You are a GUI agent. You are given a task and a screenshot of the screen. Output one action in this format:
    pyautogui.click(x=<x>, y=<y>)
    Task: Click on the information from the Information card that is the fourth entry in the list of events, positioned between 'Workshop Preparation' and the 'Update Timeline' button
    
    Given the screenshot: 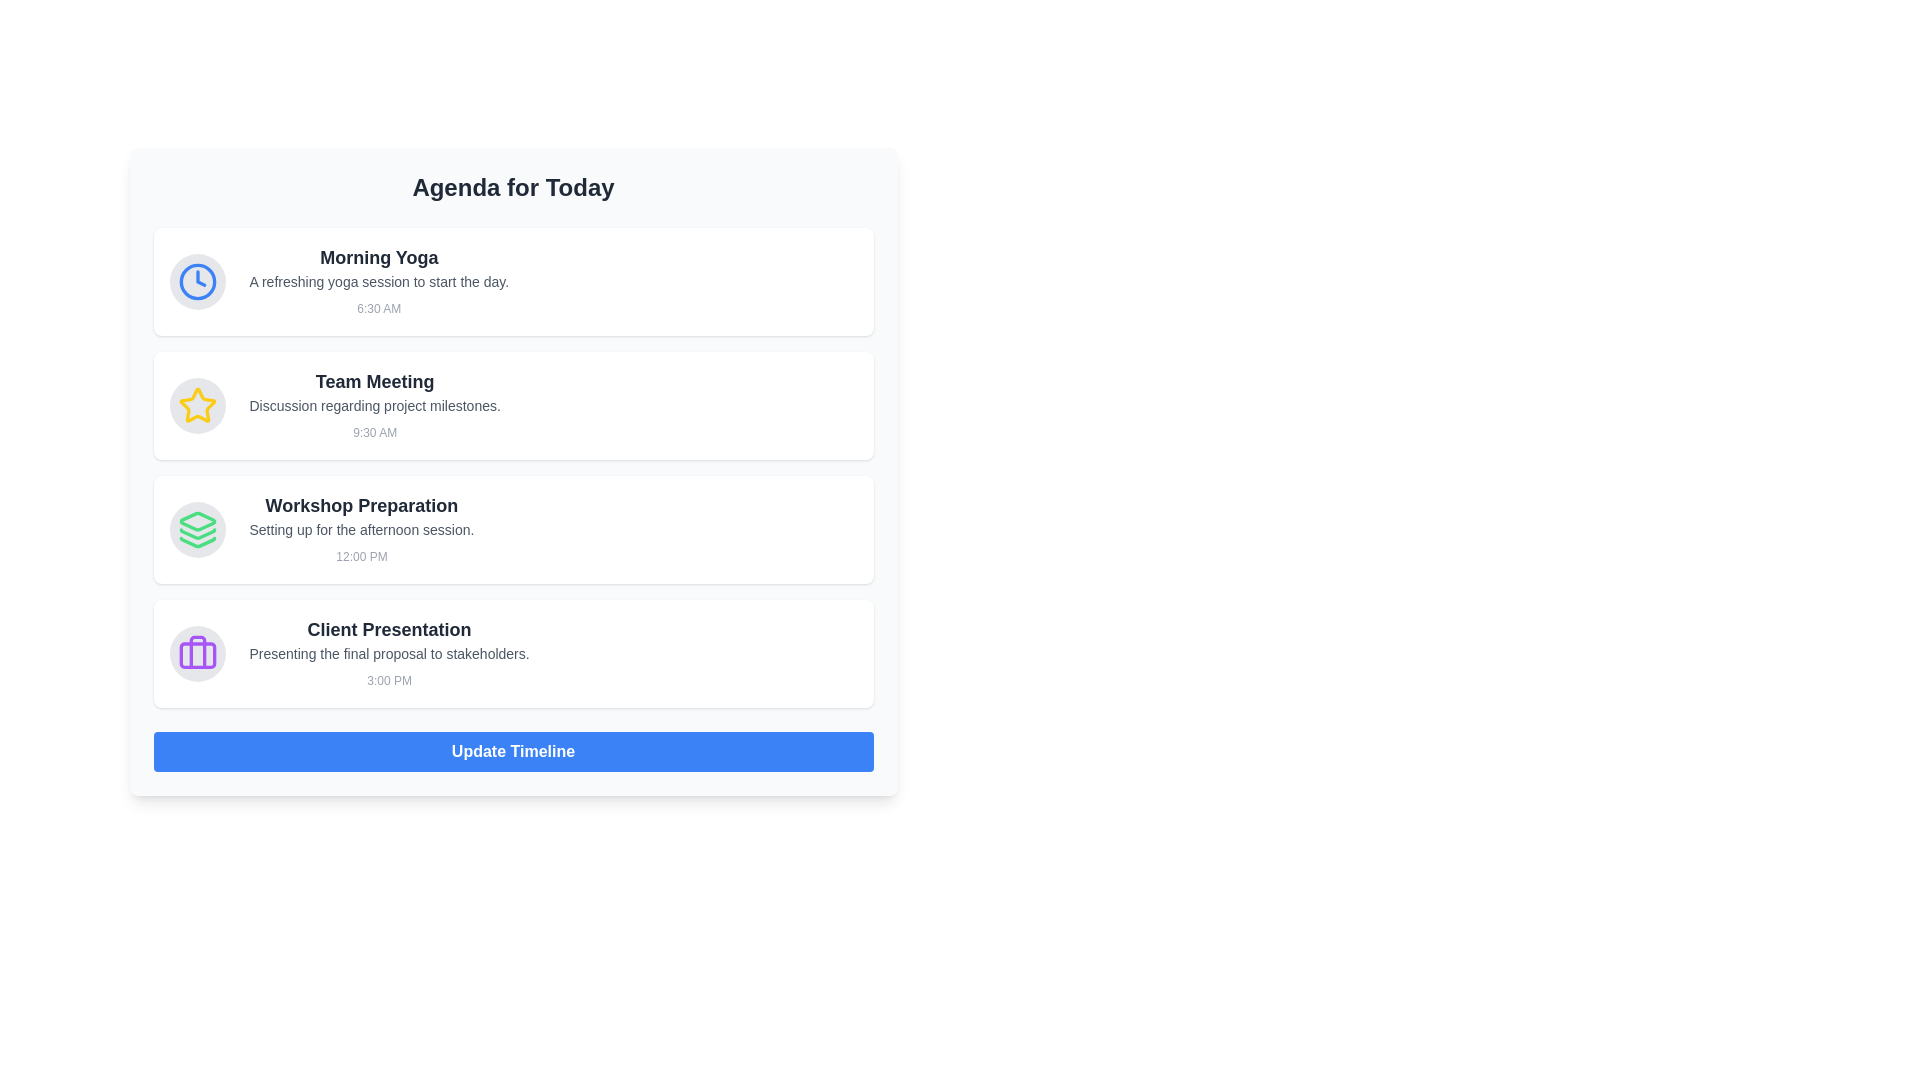 What is the action you would take?
    pyautogui.click(x=513, y=654)
    